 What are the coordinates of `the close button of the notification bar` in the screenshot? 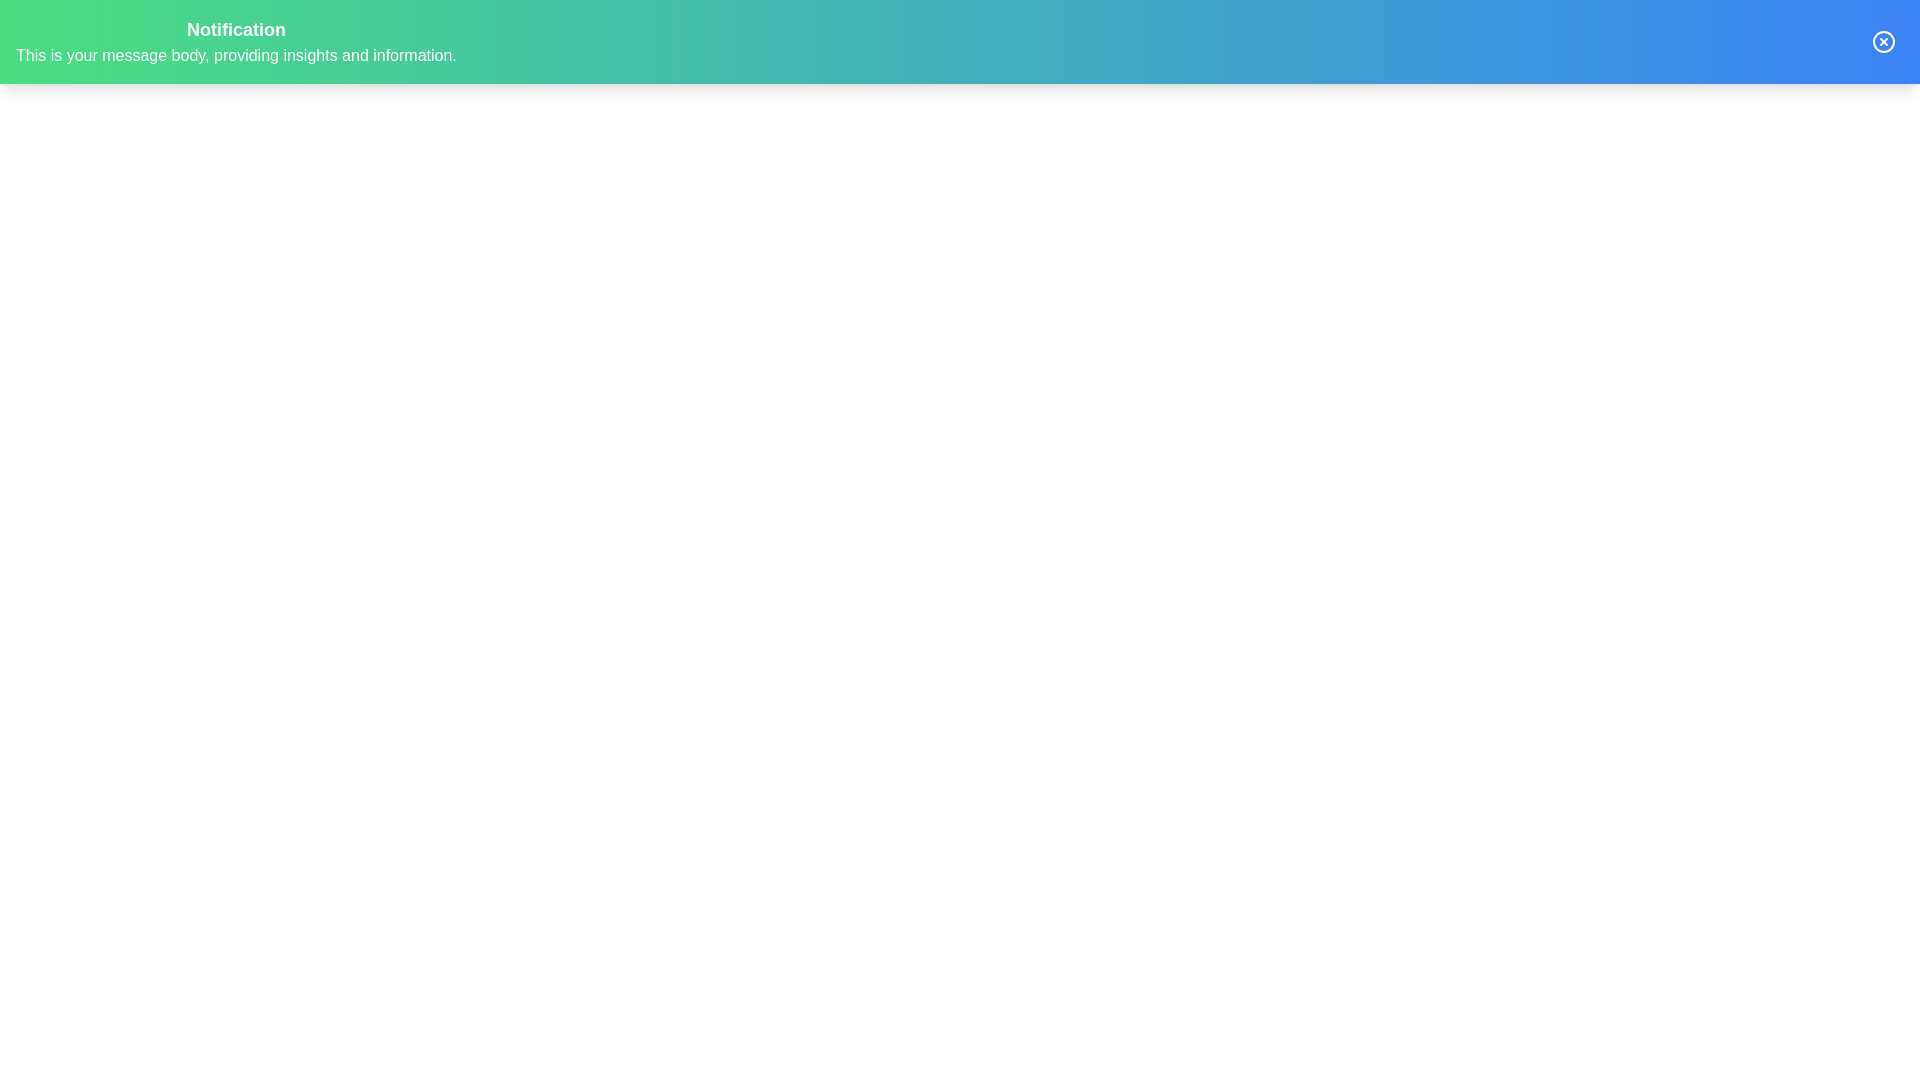 It's located at (1882, 42).